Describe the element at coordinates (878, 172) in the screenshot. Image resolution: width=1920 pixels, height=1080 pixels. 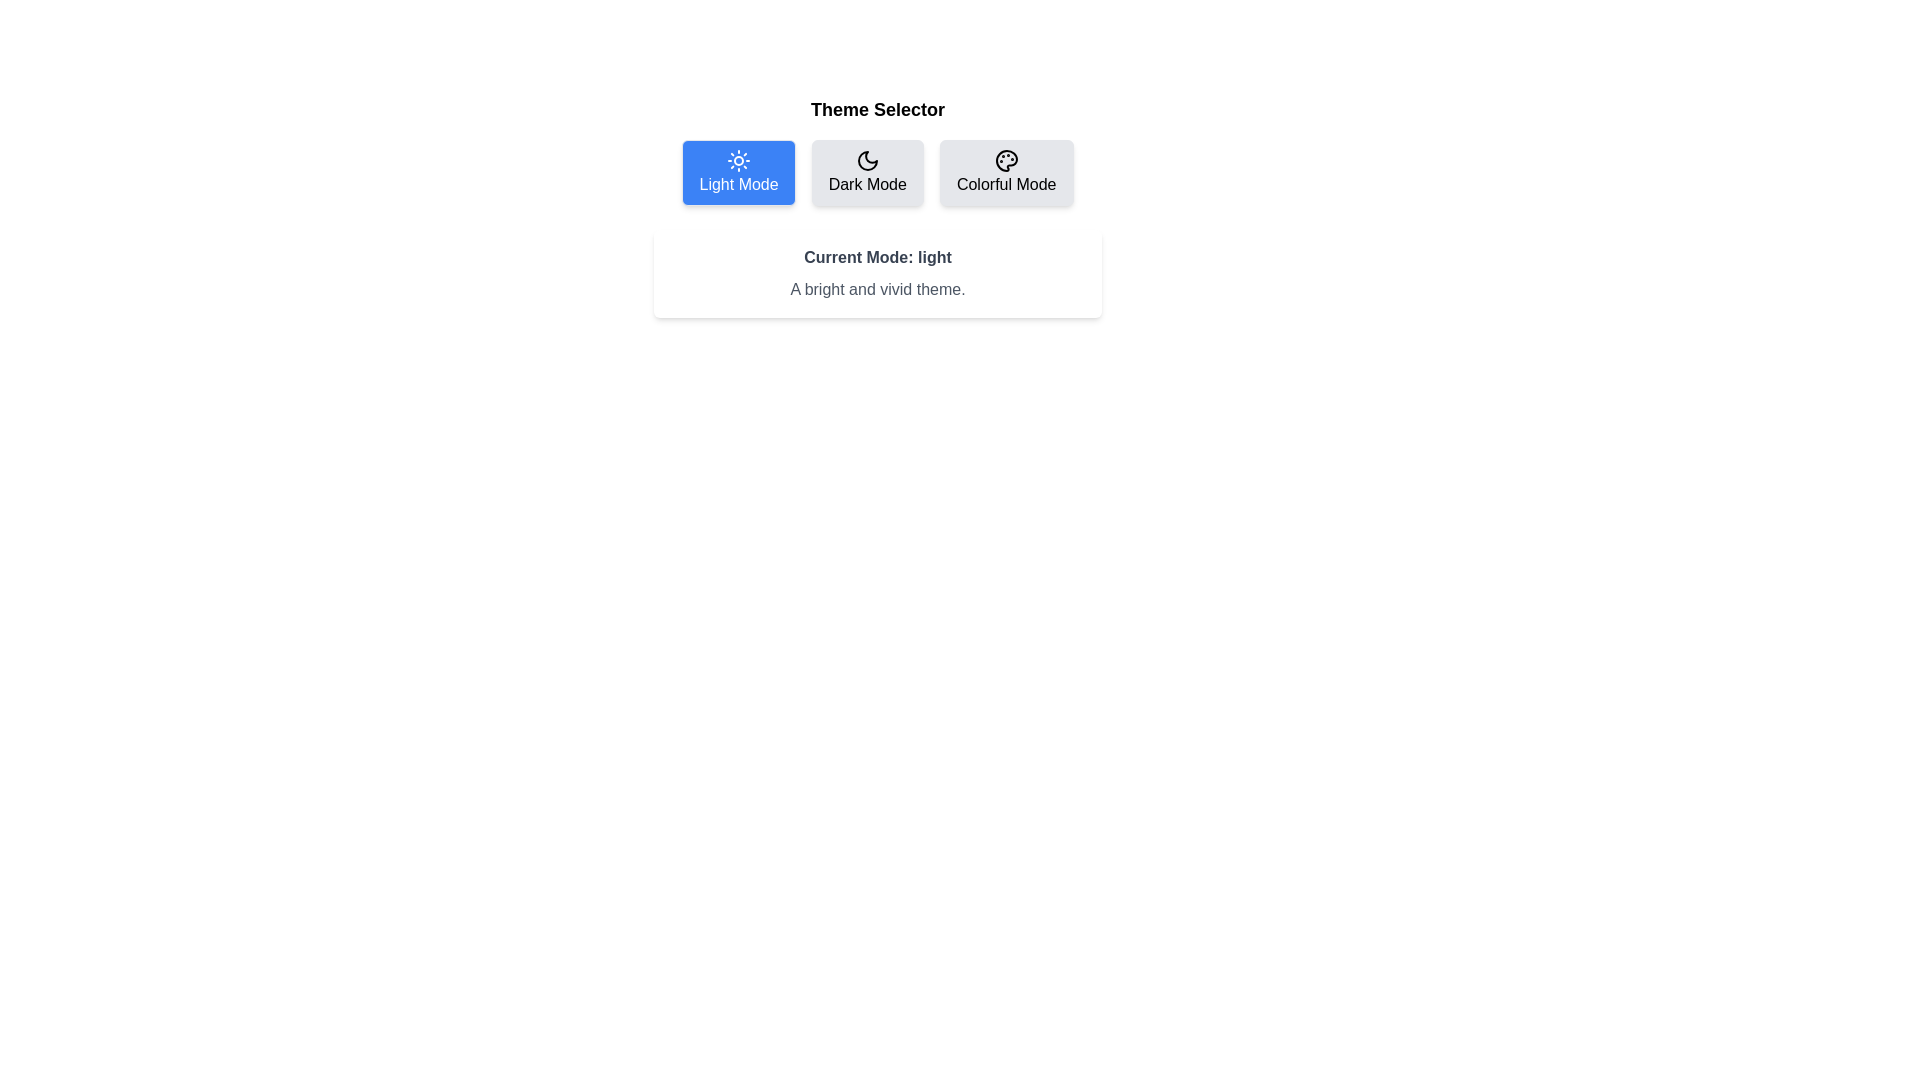
I see `the 'dark mode' button located under the 'Theme Selector', which is the second button in a row of three options between the 'Light Mode' and 'Colorful Mode' buttons` at that location.